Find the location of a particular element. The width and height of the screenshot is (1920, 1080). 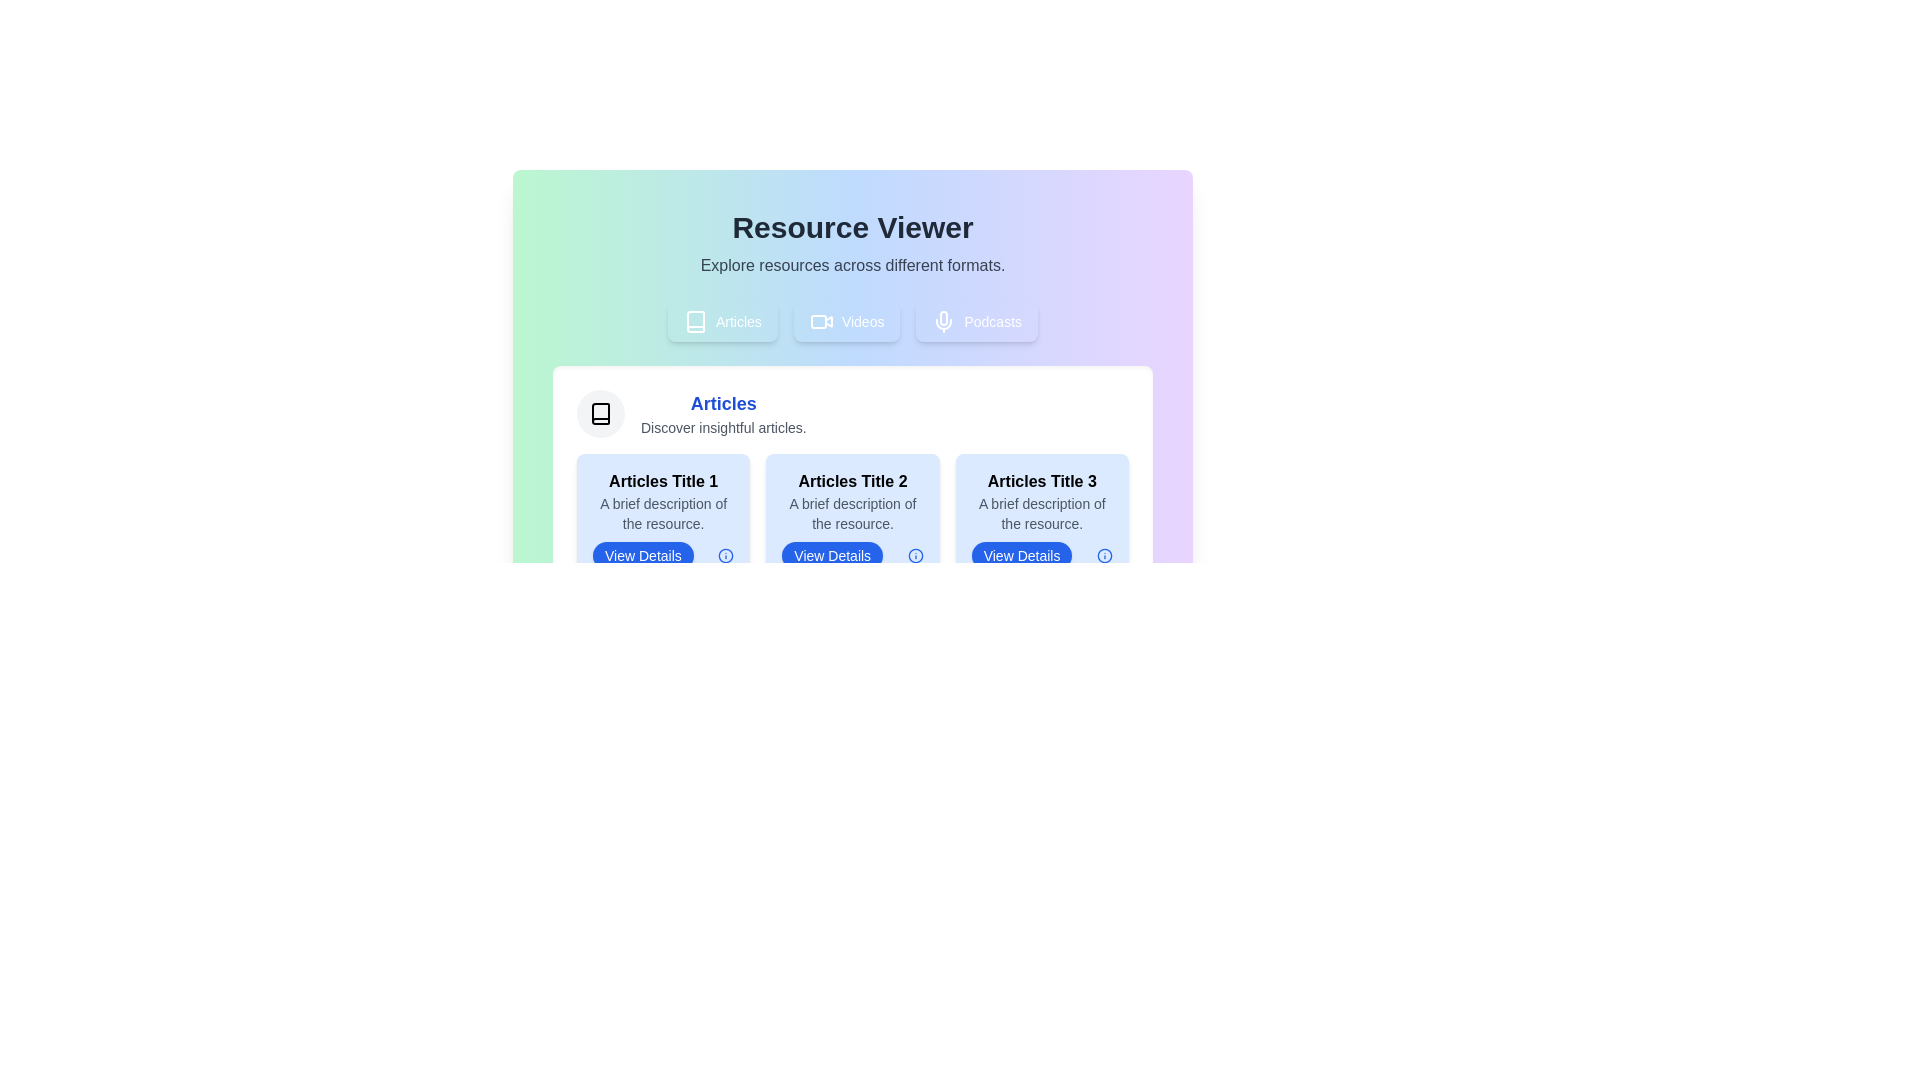

the 'Articles' text label in the horizontal navigation menu is located at coordinates (738, 320).